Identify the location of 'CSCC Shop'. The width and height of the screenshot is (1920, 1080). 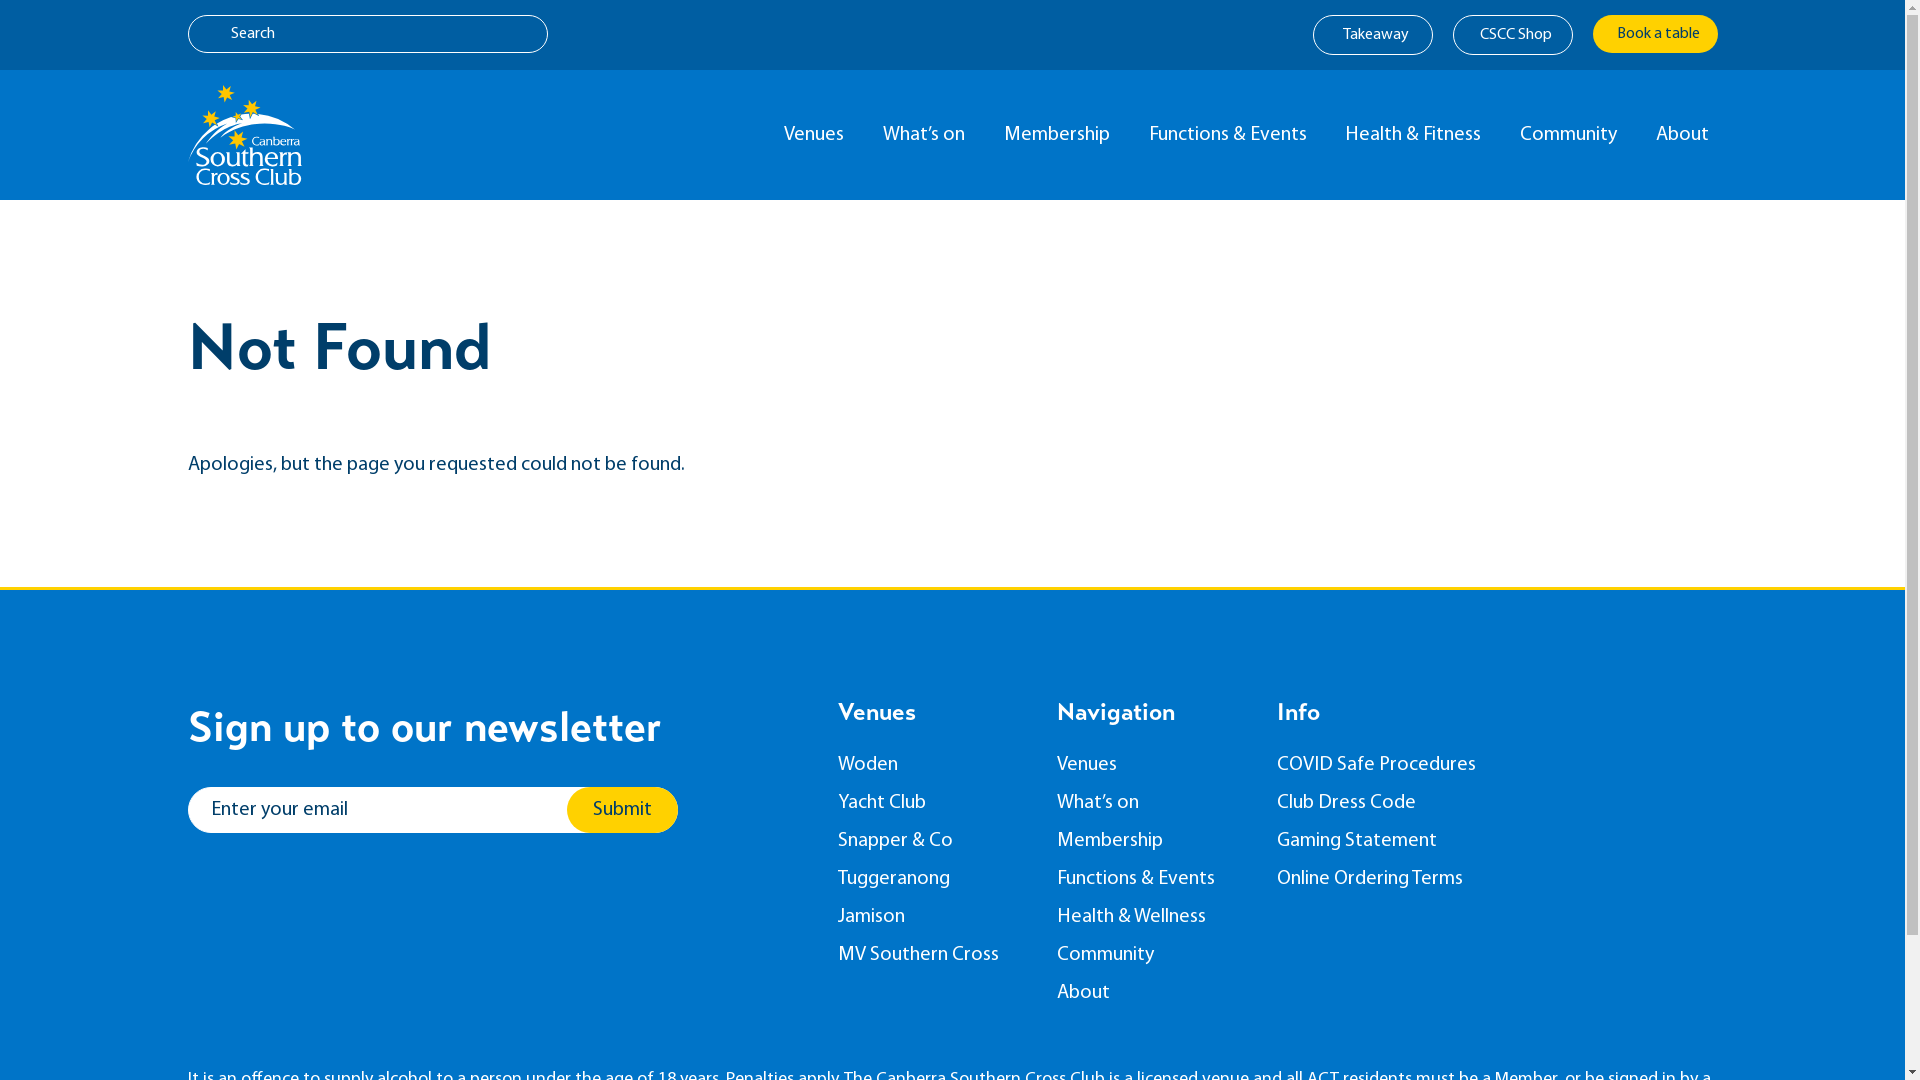
(1512, 34).